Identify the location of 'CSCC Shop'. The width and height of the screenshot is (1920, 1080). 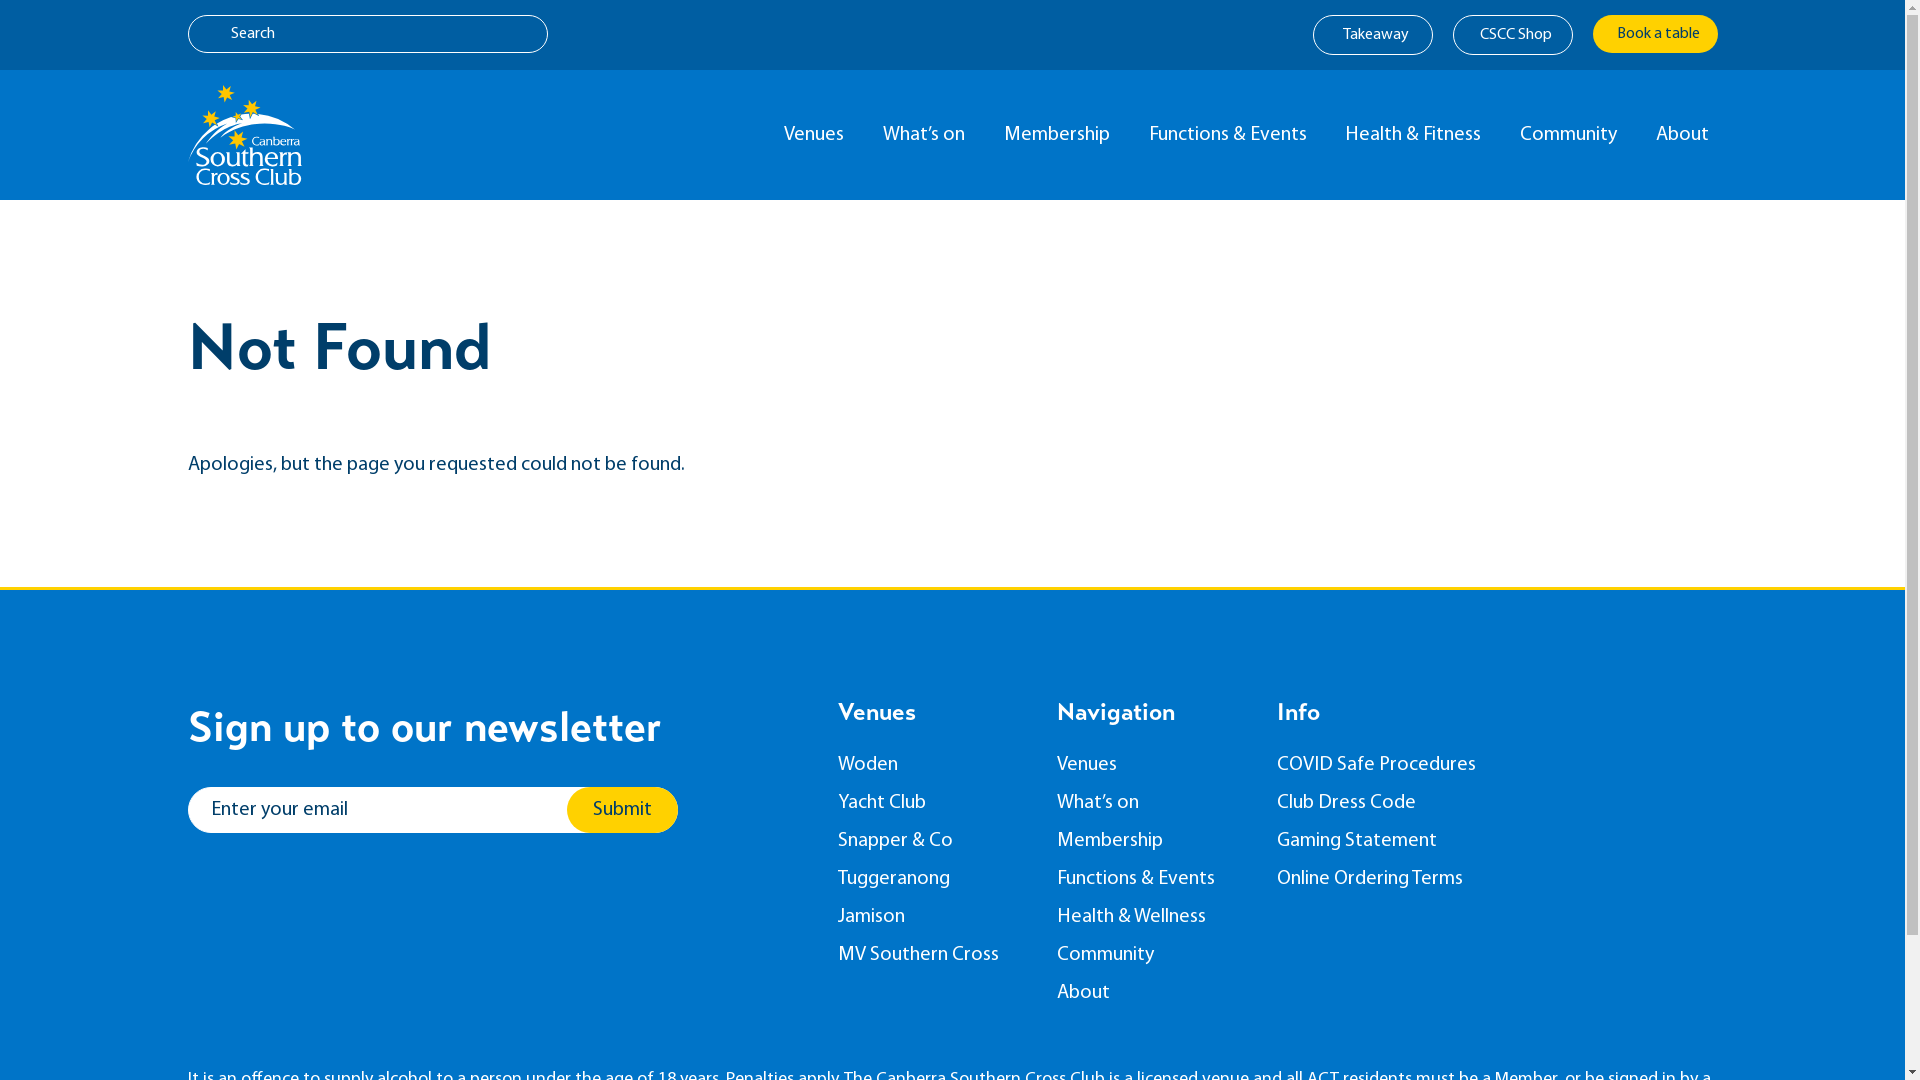
(1512, 34).